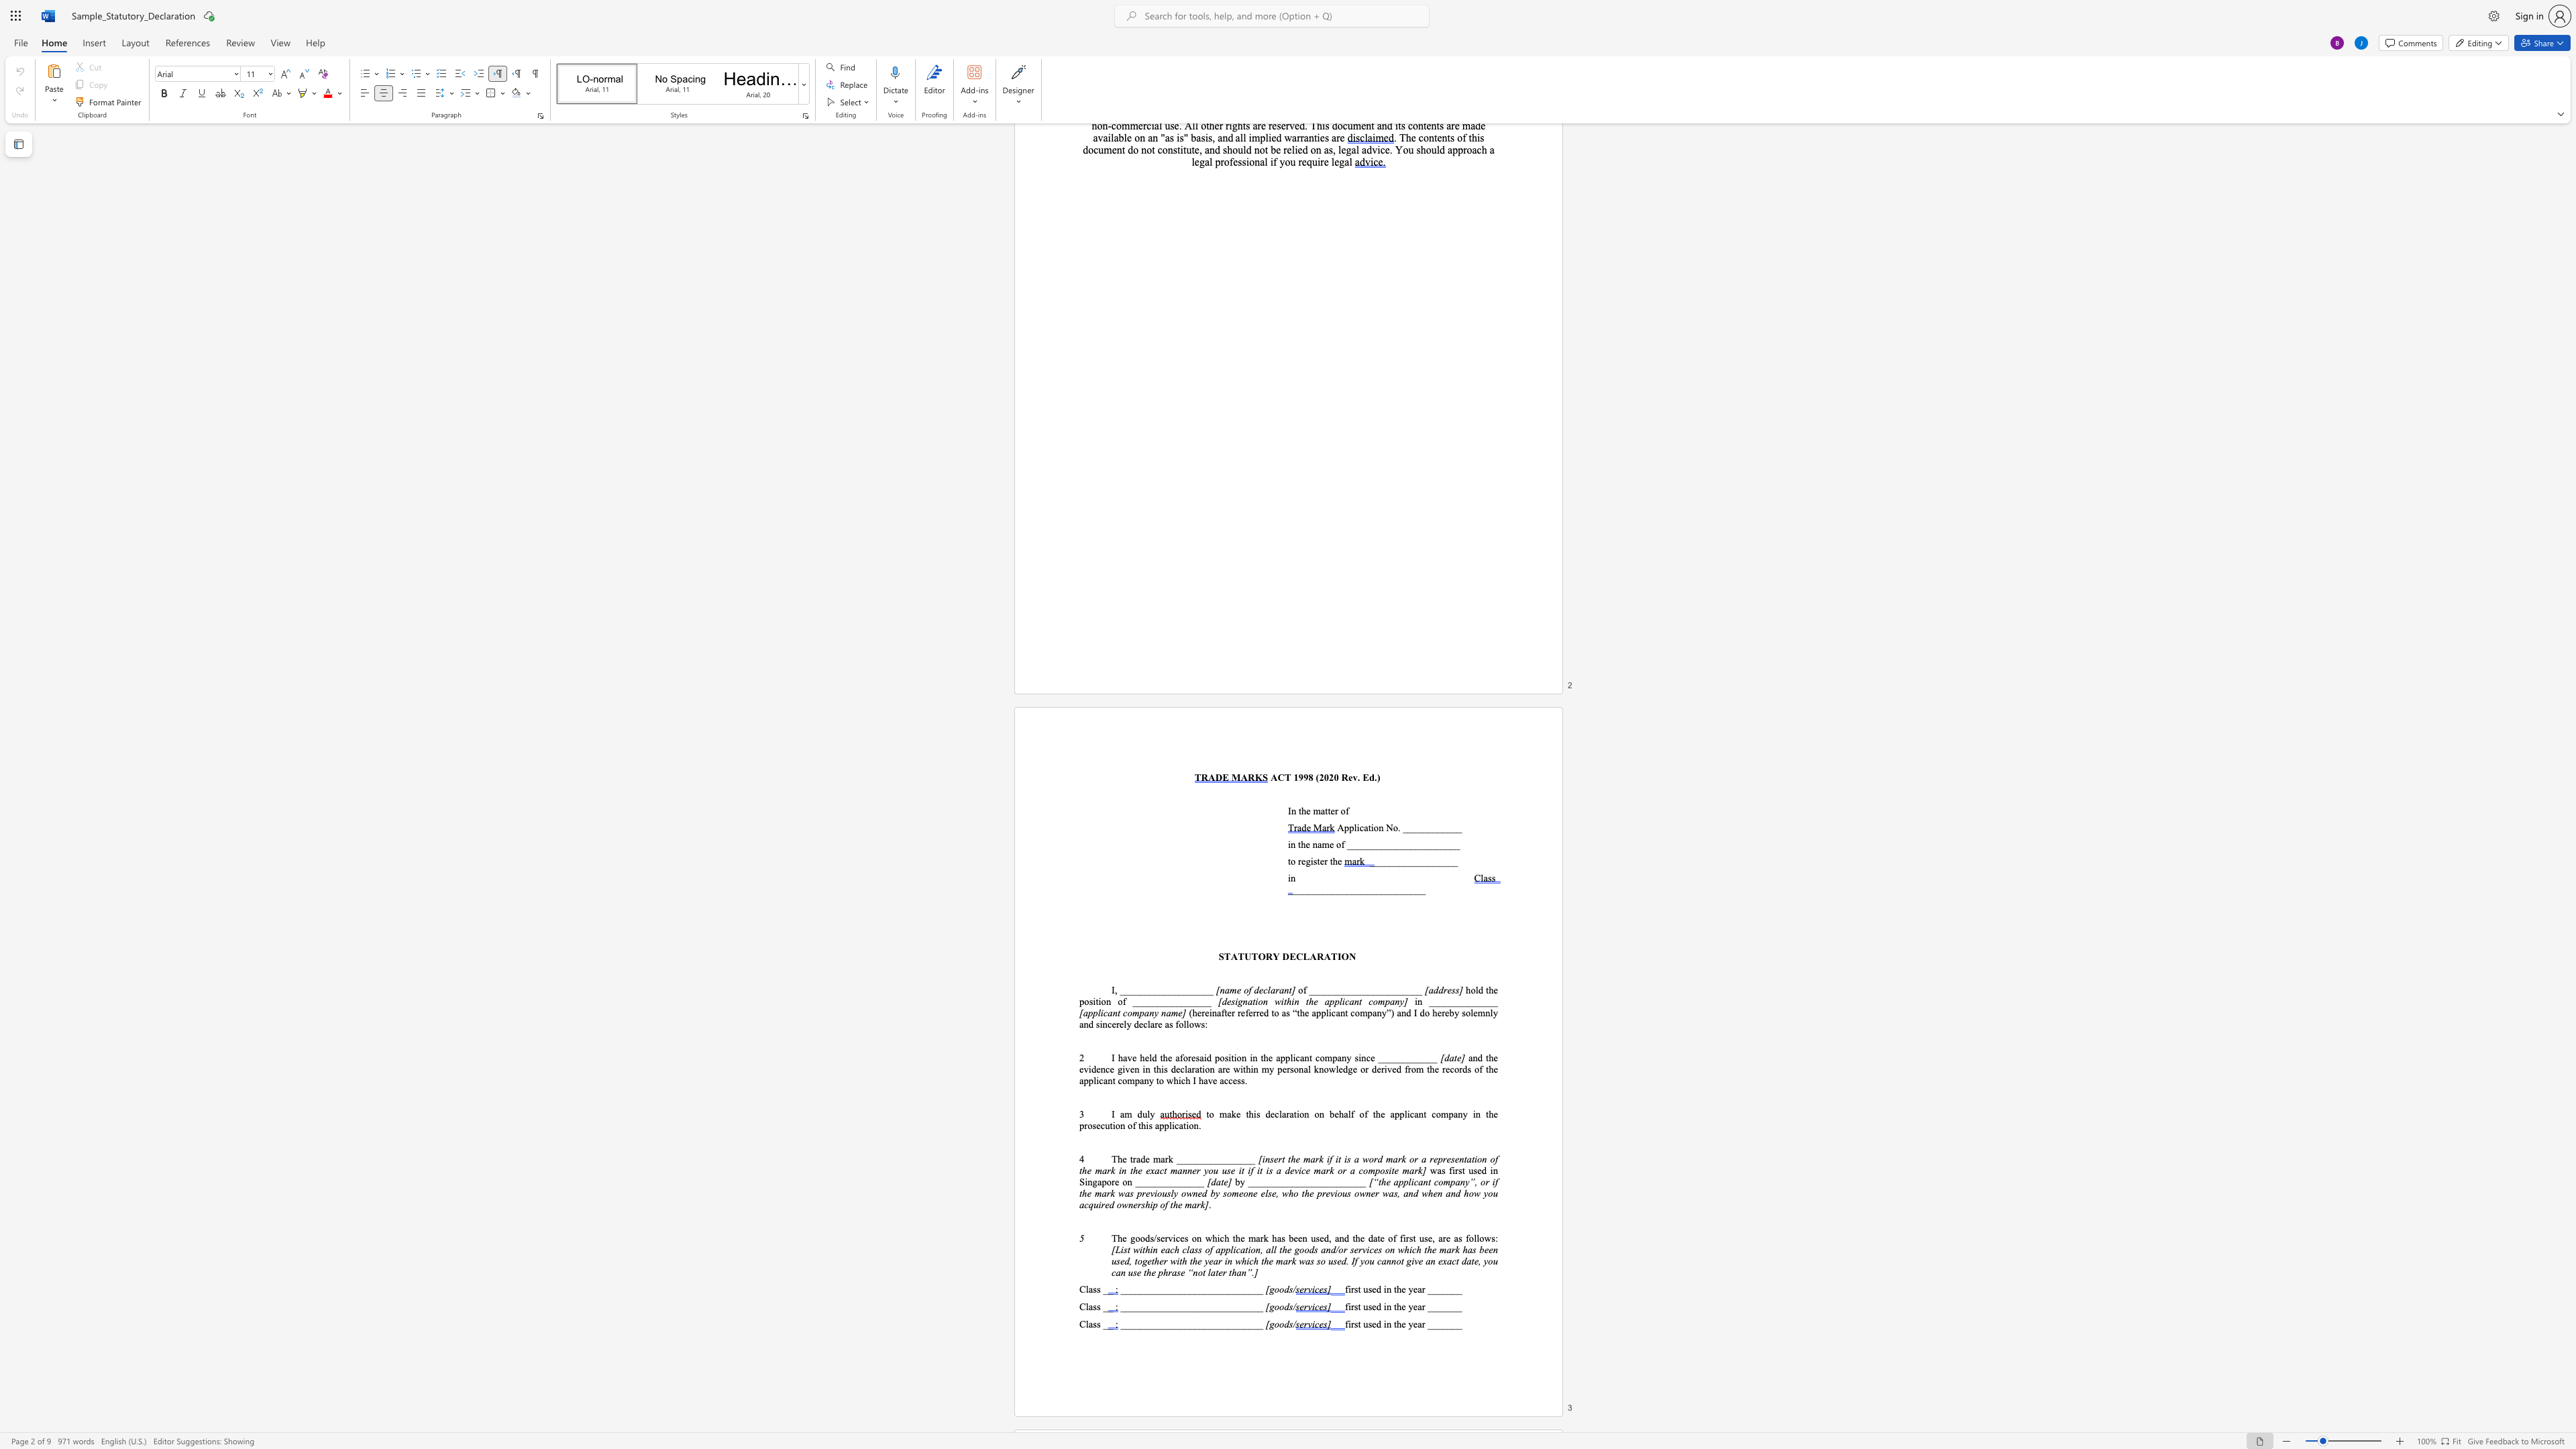  What do you see at coordinates (1297, 859) in the screenshot?
I see `the subset text "registe" within the text "to register the"` at bounding box center [1297, 859].